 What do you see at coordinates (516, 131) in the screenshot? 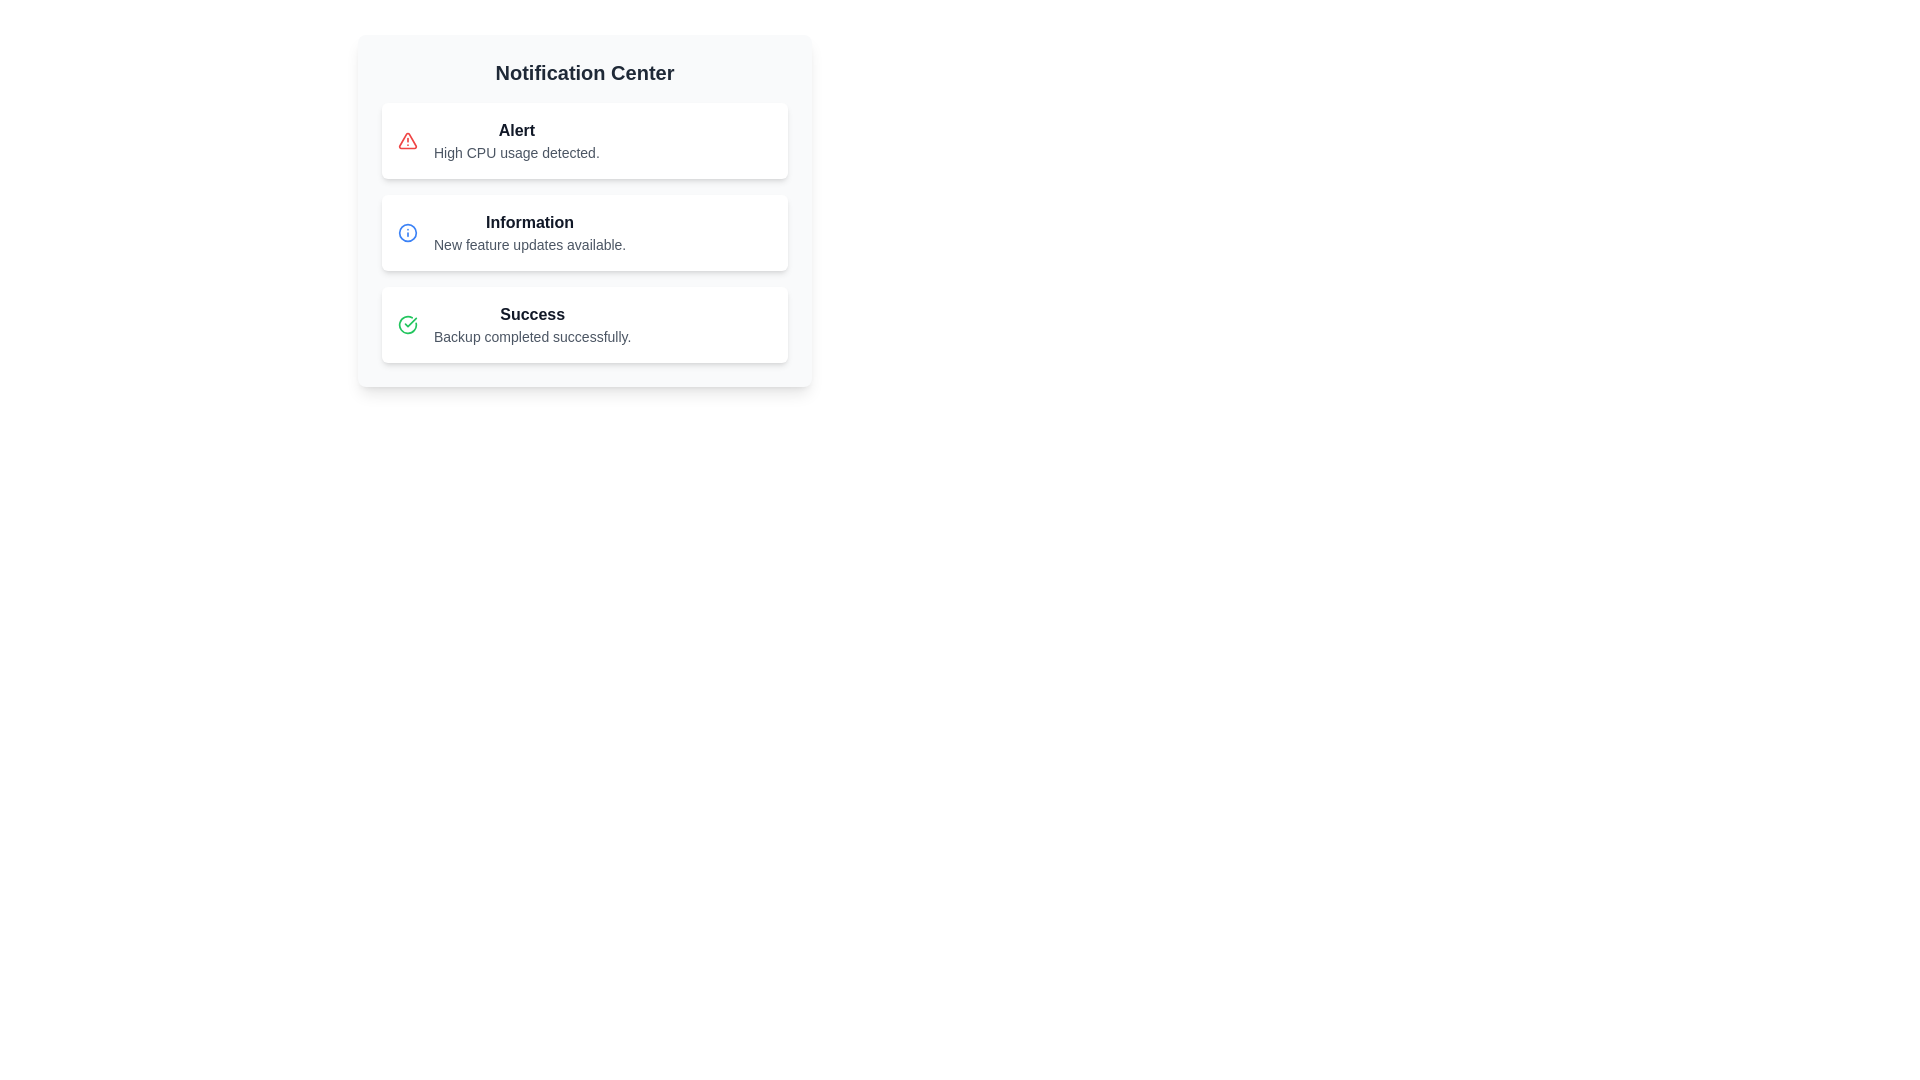
I see `the 'Alert' text label which is the title of the first notification card in the Notification Center, located above the descriptive text 'High CPU usage detected.'` at bounding box center [516, 131].